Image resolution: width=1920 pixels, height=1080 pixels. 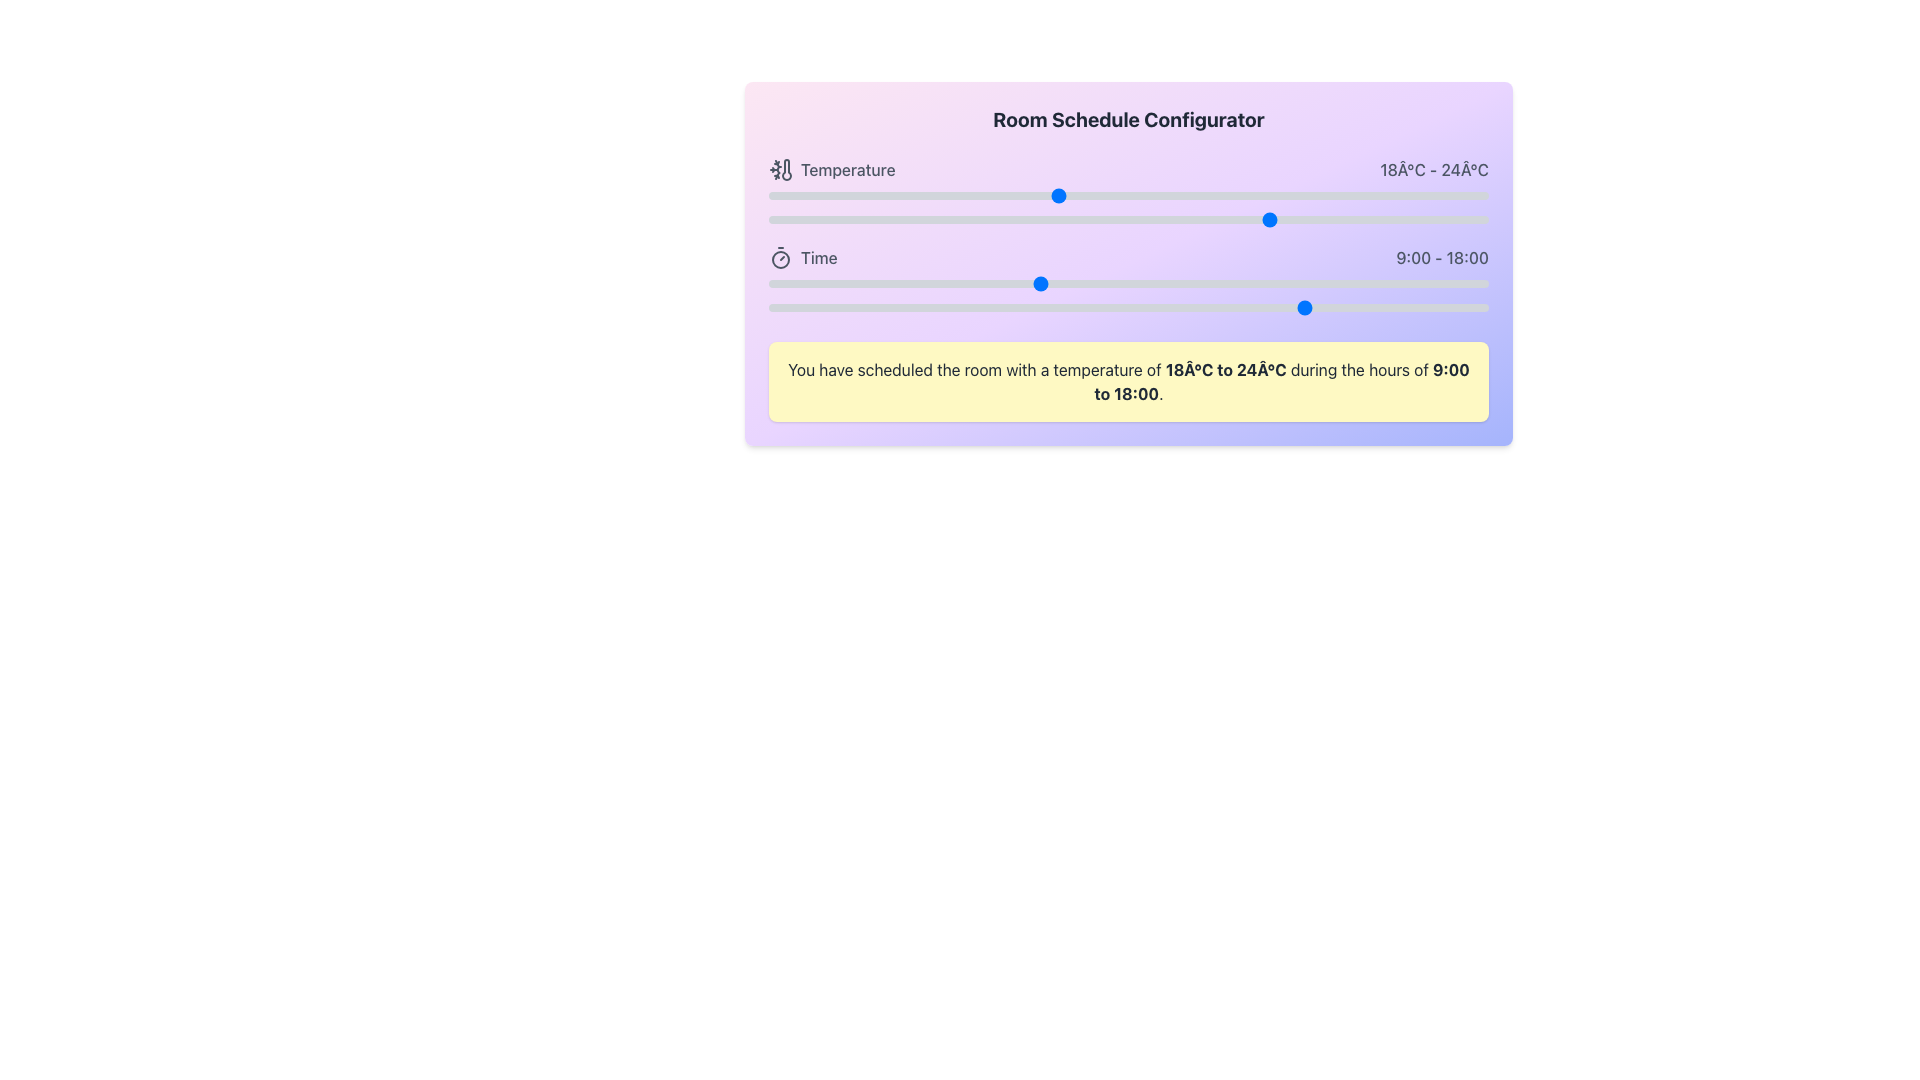 I want to click on the static text indicating the scheduled operational hours, which is the second highlighted portion of text in a light yellow notification box located towards the bottom of the interface, so click(x=1282, y=381).